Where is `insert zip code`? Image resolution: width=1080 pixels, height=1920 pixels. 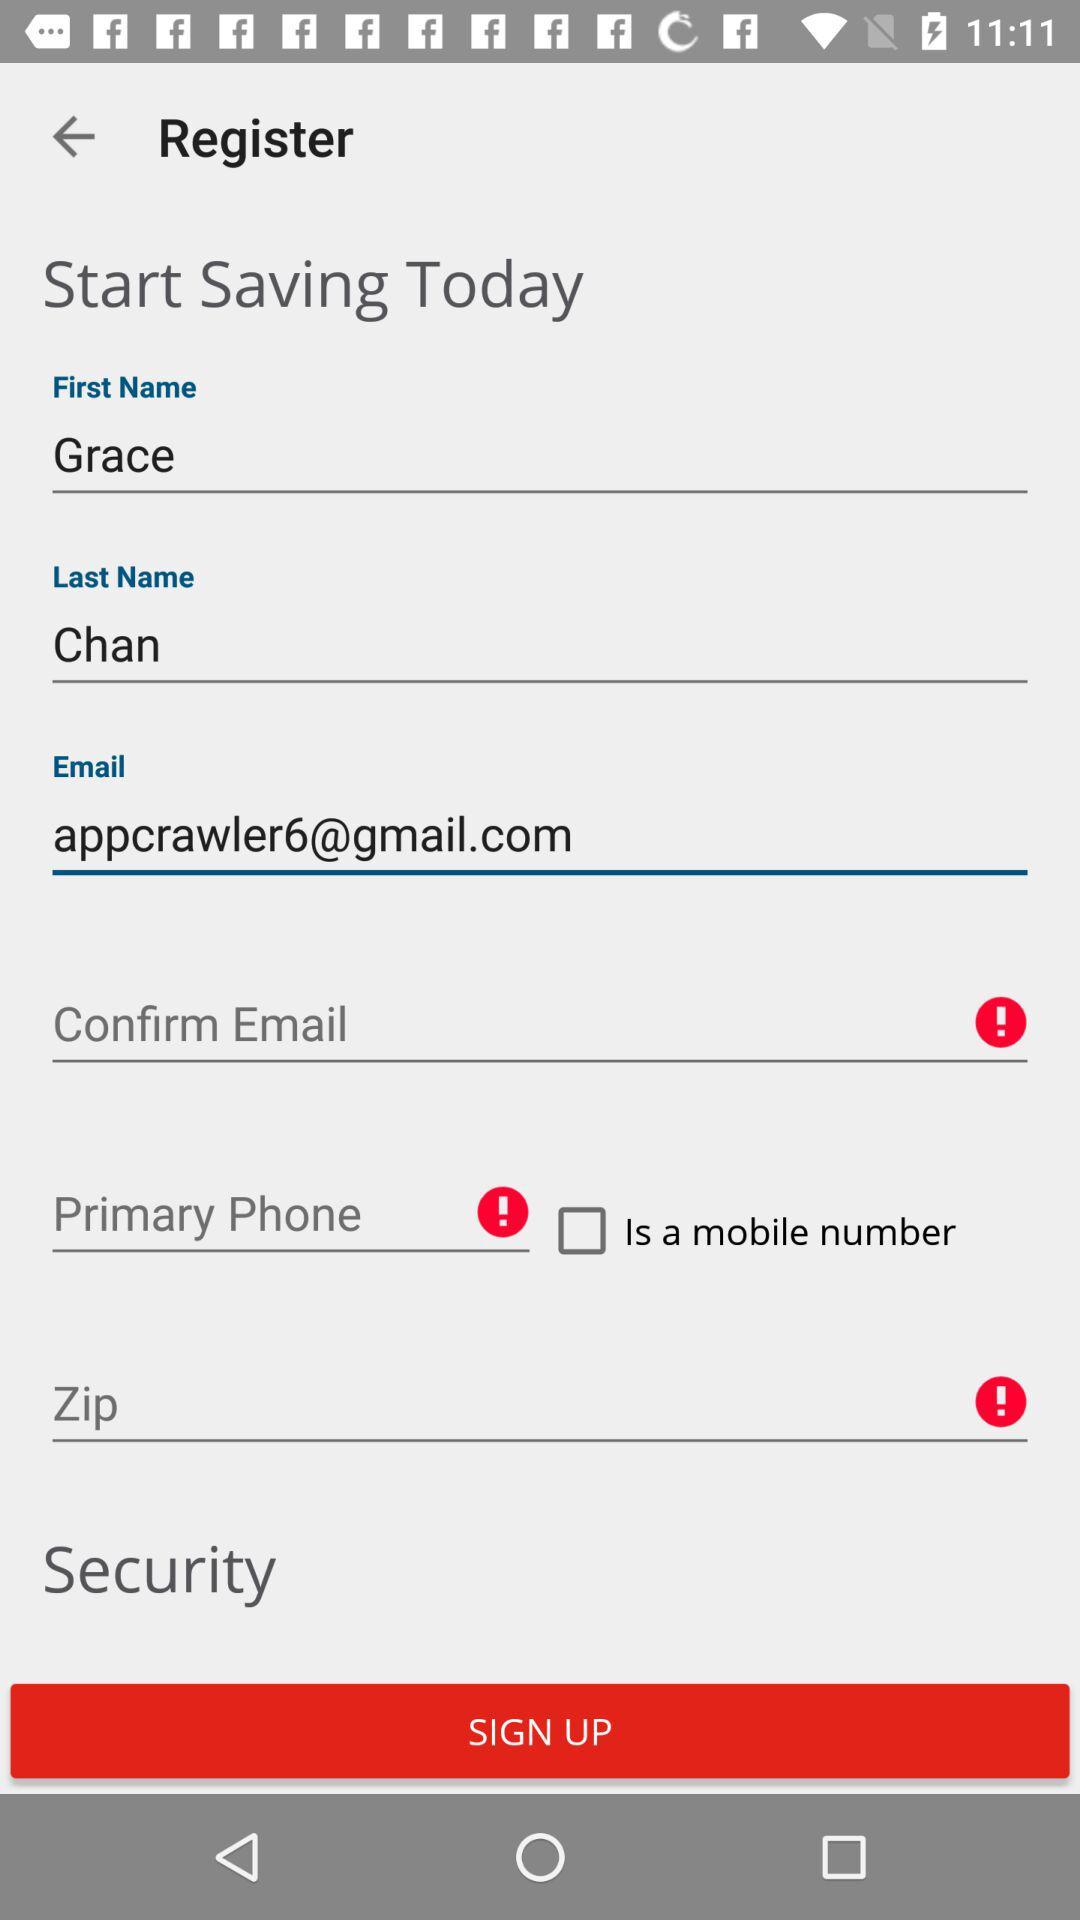
insert zip code is located at coordinates (540, 1402).